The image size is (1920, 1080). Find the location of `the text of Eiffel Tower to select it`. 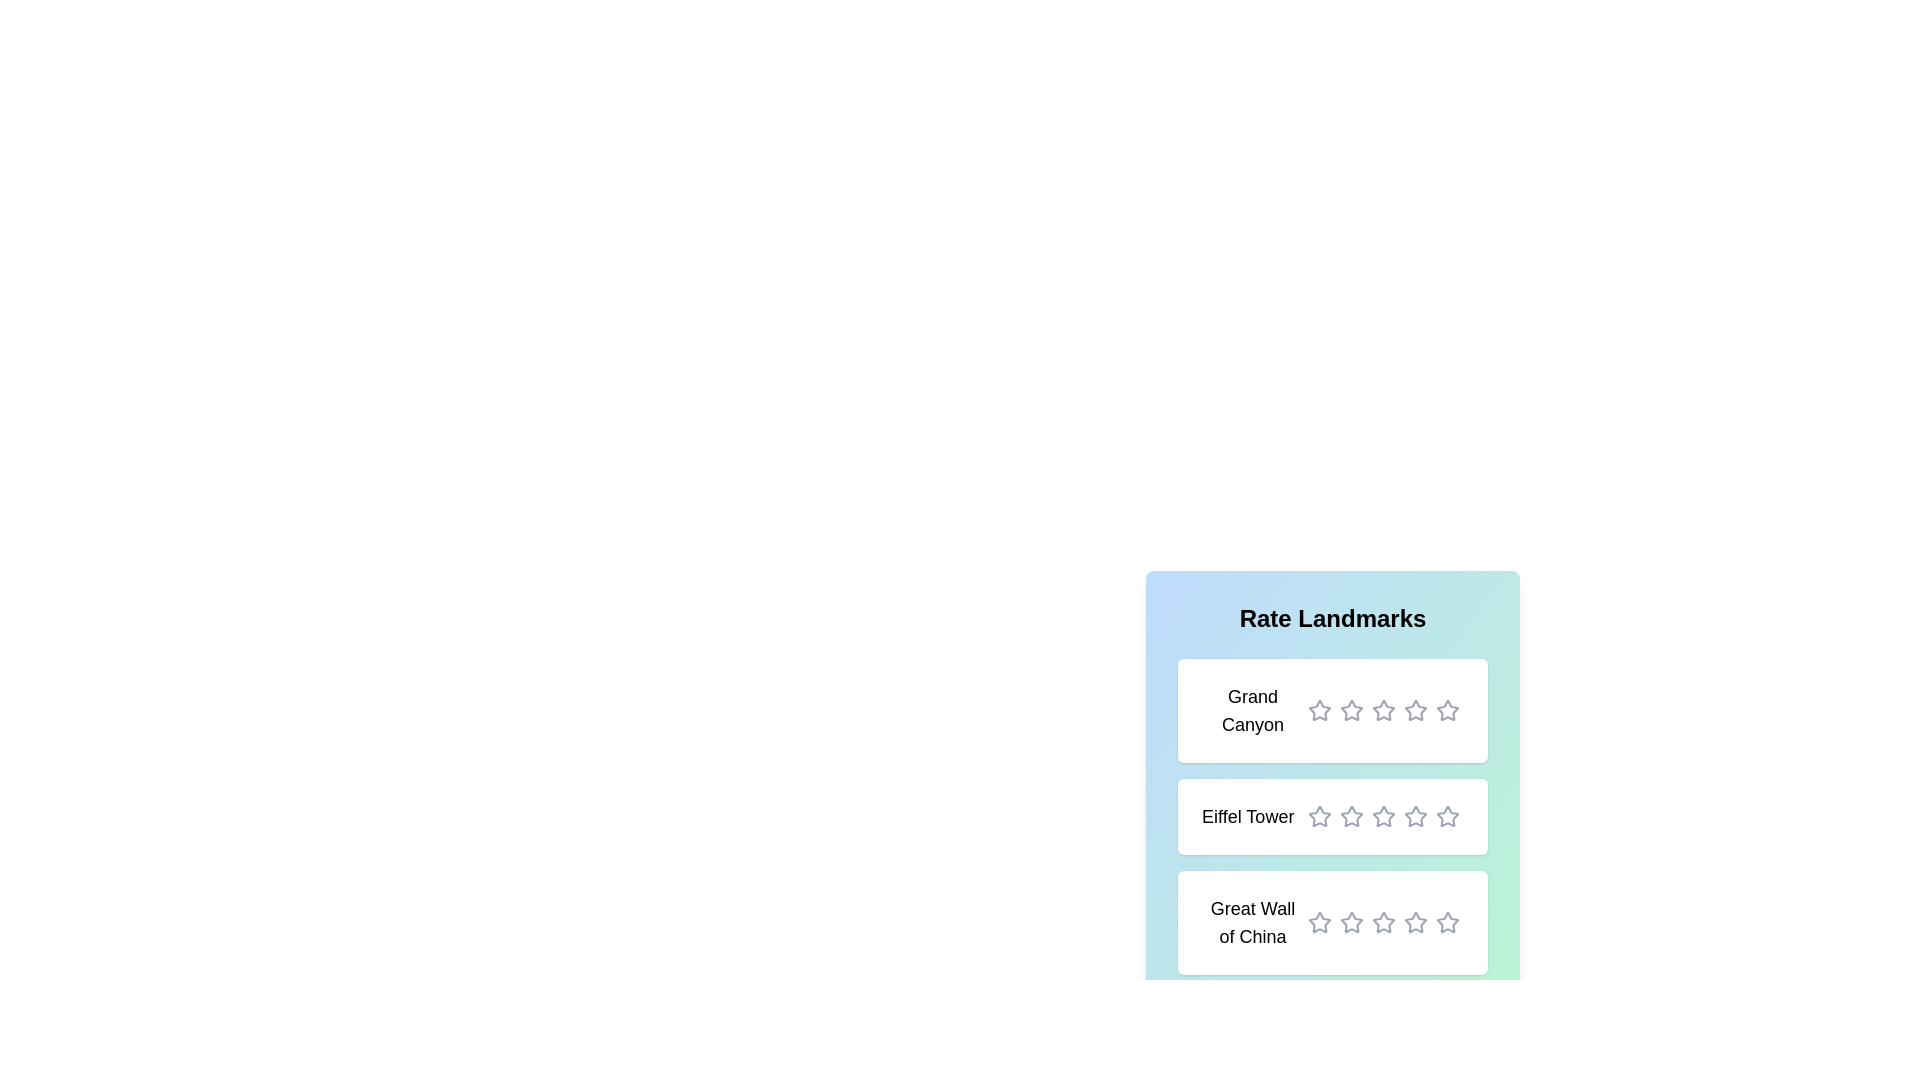

the text of Eiffel Tower to select it is located at coordinates (1247, 817).